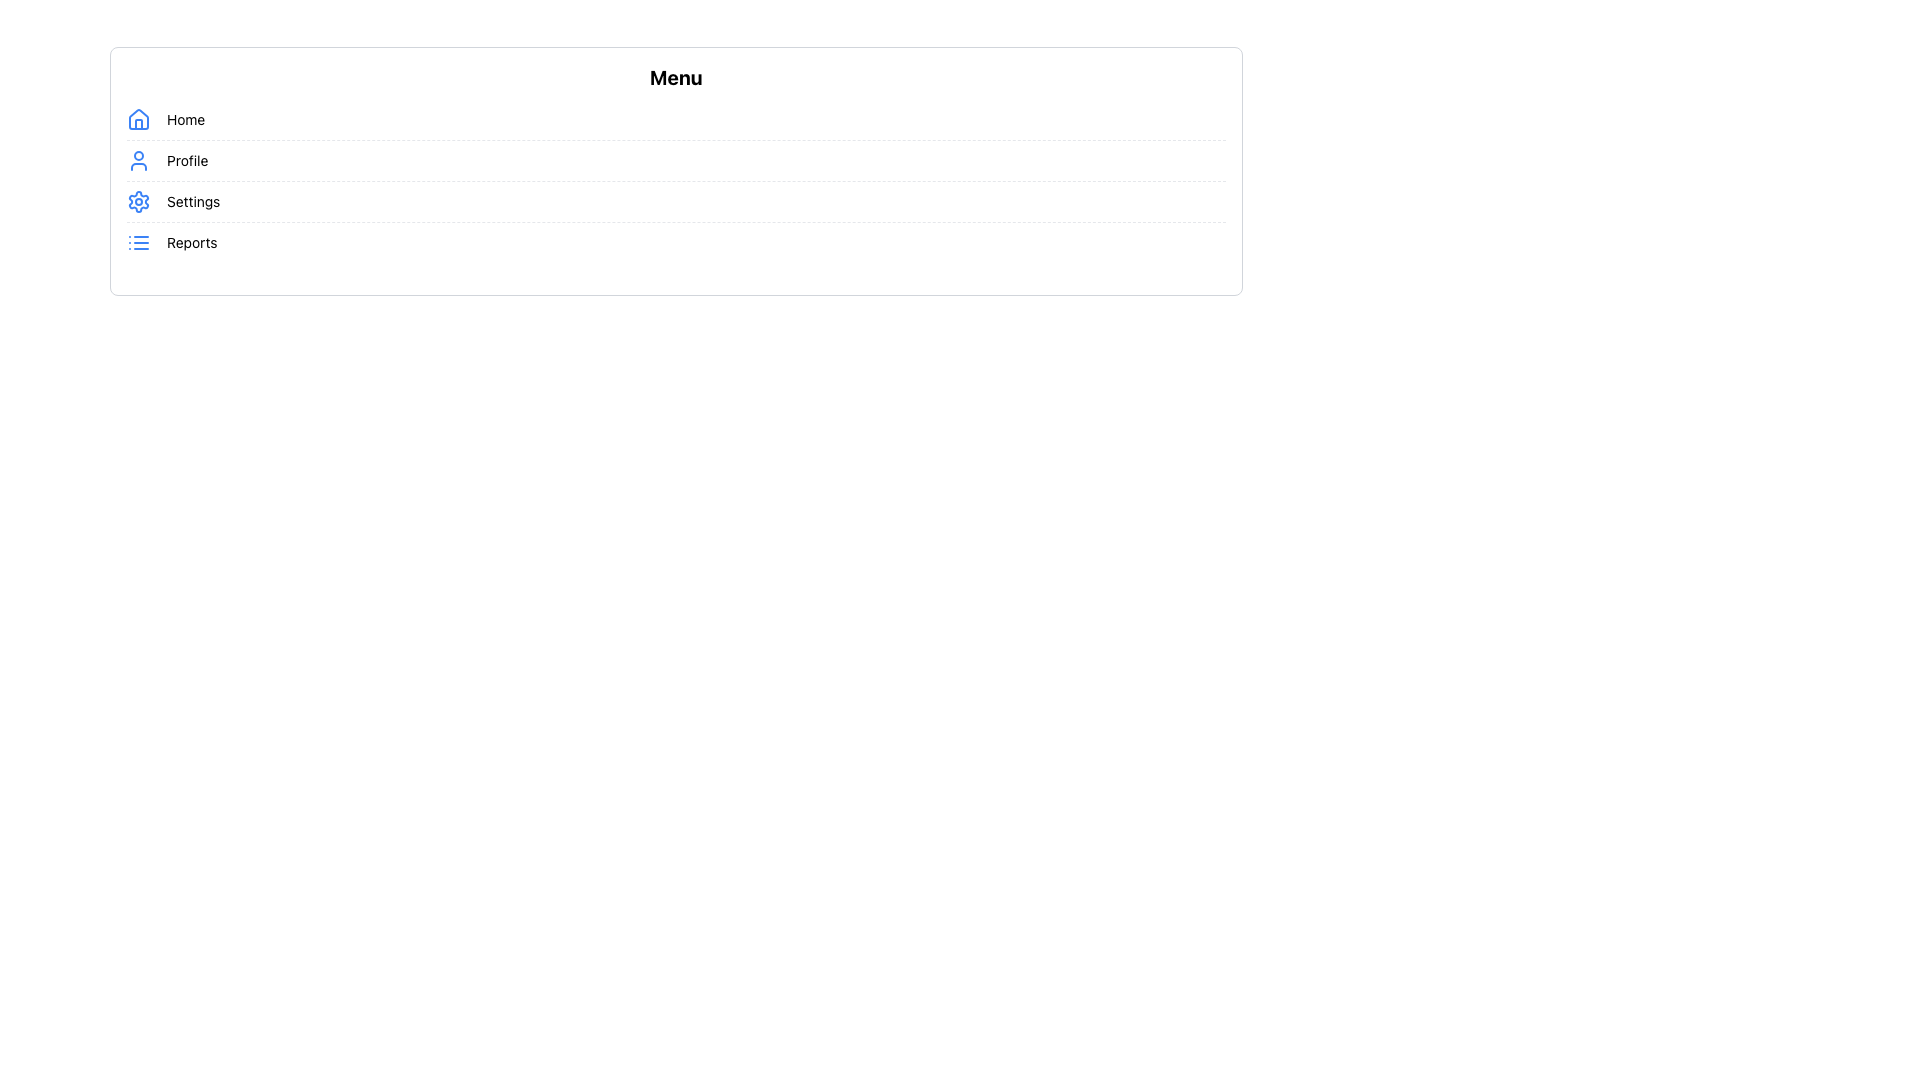  What do you see at coordinates (676, 201) in the screenshot?
I see `the third menu item in the vertical list of menu options` at bounding box center [676, 201].